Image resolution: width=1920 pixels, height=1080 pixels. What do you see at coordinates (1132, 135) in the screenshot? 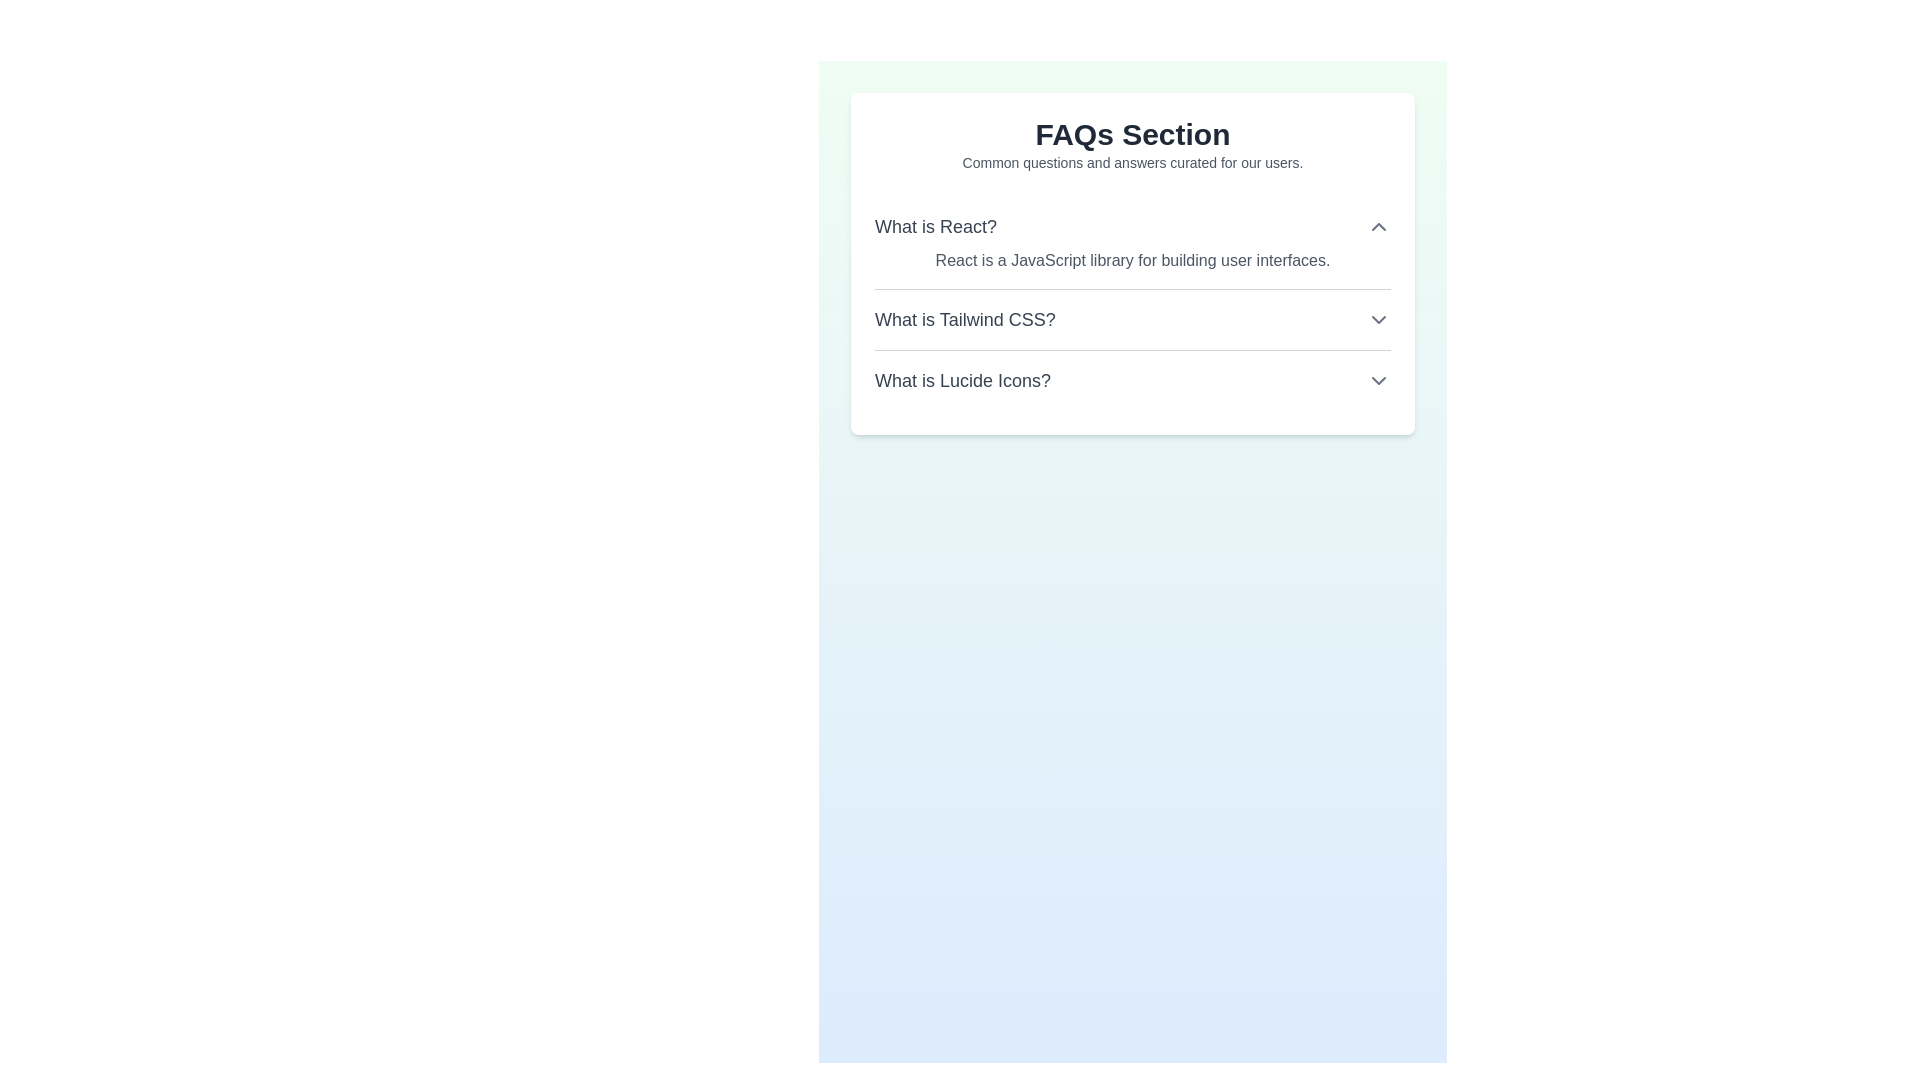
I see `the bold textual heading labeled 'FAQs Section' that is styled with a large font and dark gray color, positioned at the top of the central area of the interface` at bounding box center [1132, 135].